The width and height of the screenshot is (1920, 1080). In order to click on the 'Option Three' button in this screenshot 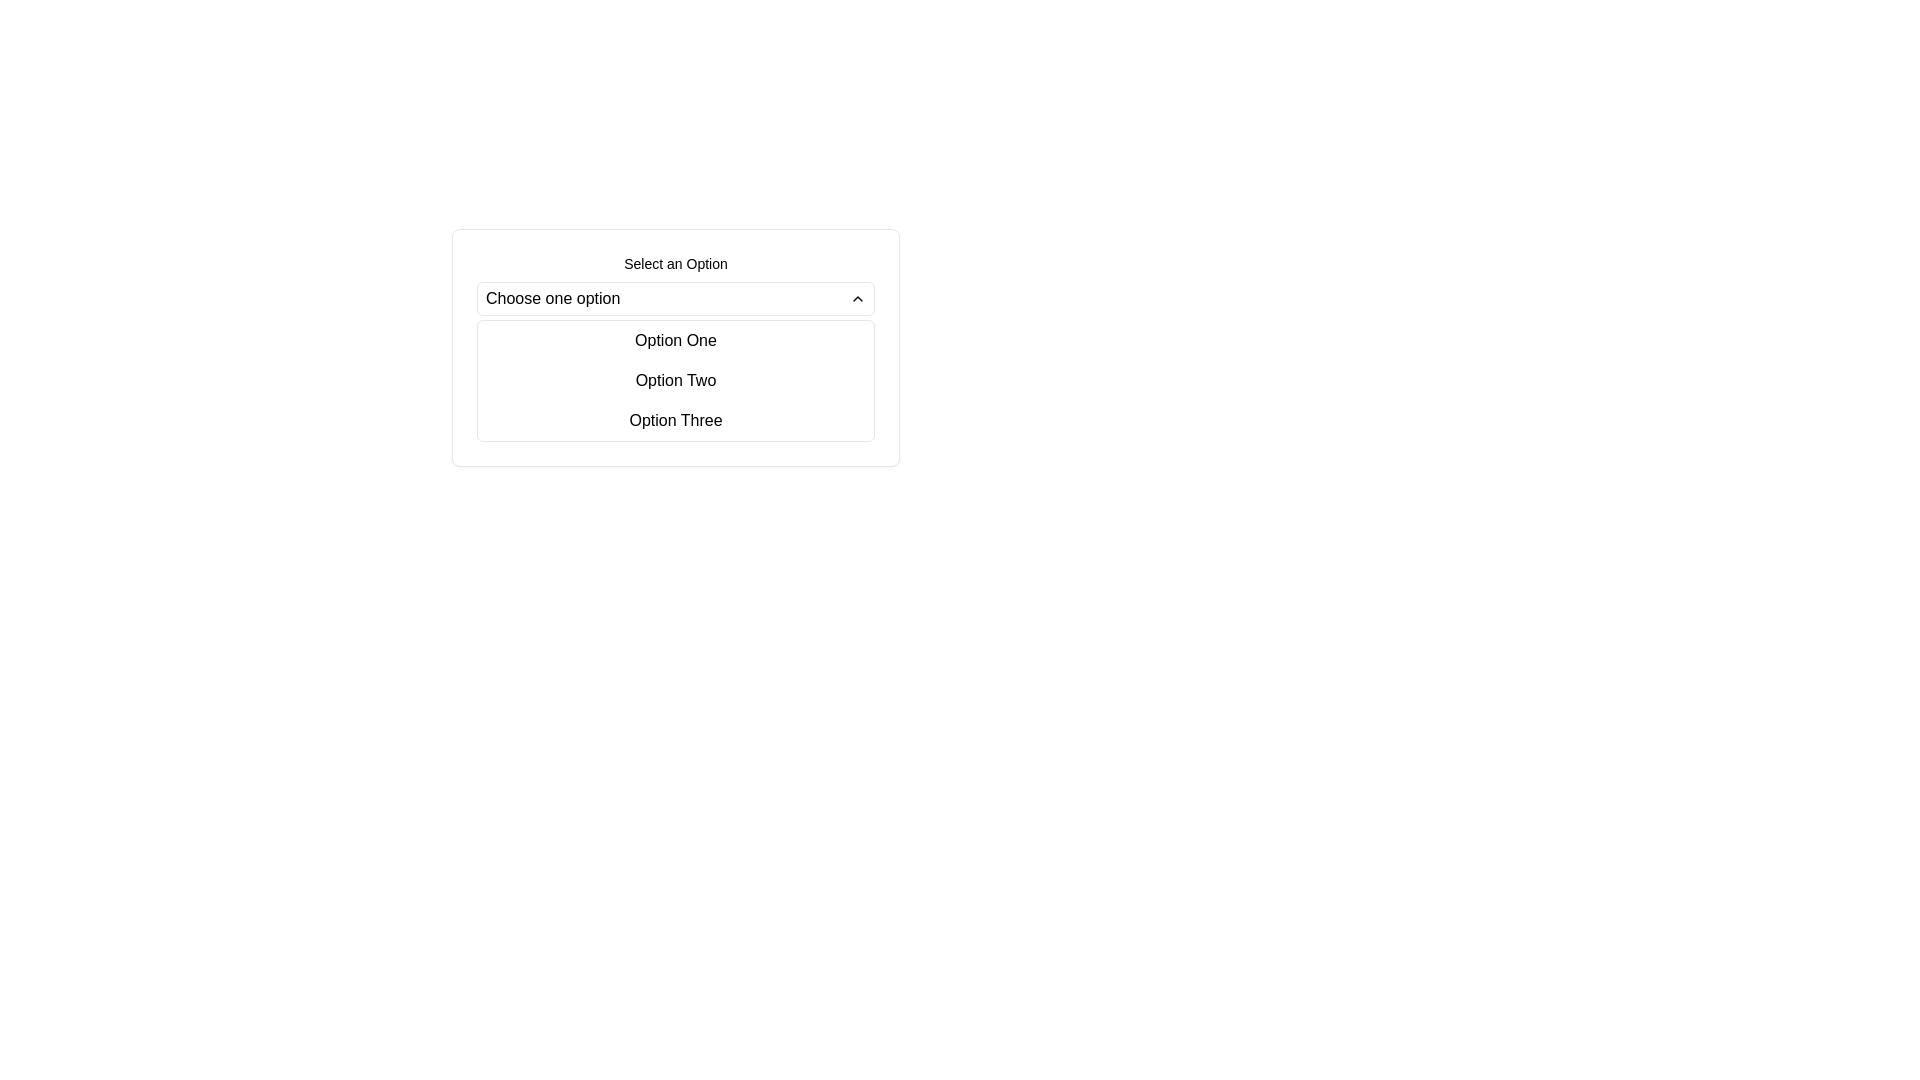, I will do `click(676, 419)`.